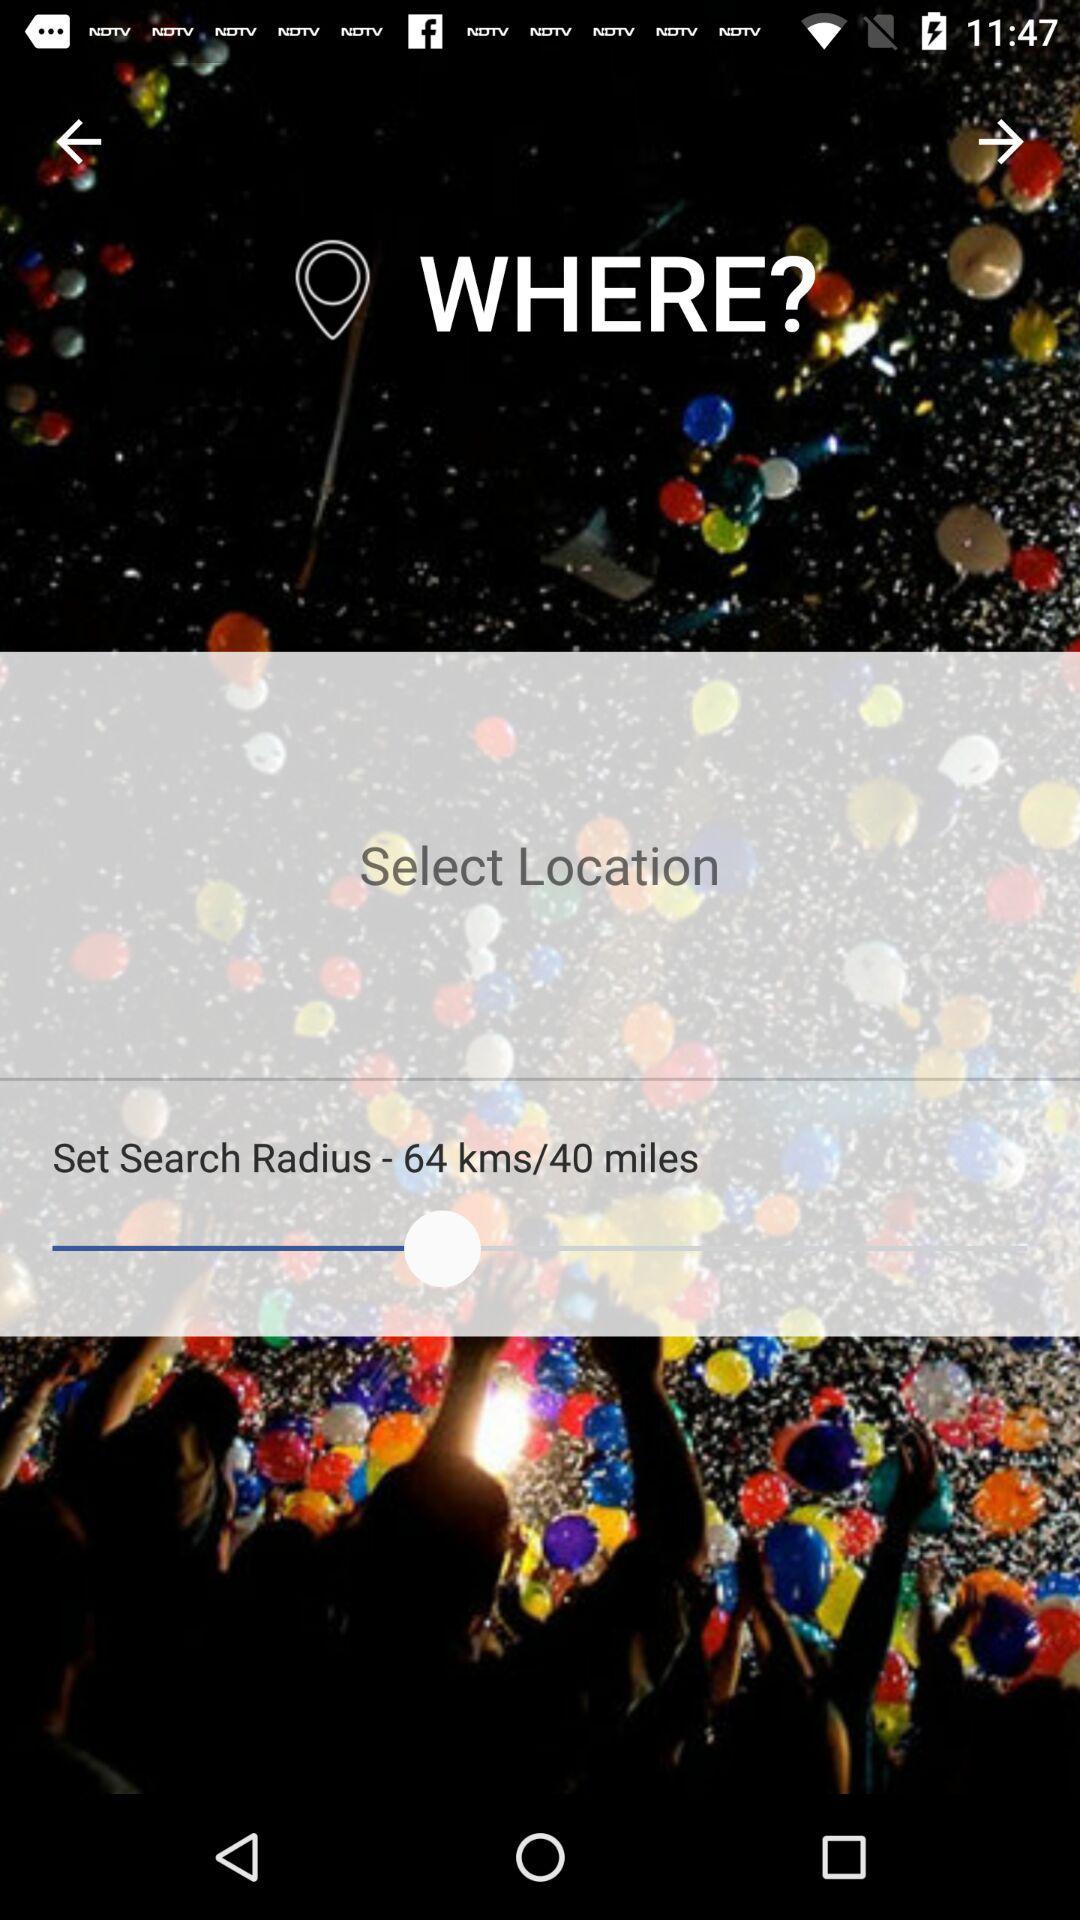 This screenshot has height=1920, width=1080. What do you see at coordinates (77, 140) in the screenshot?
I see `the arrow_backward icon` at bounding box center [77, 140].